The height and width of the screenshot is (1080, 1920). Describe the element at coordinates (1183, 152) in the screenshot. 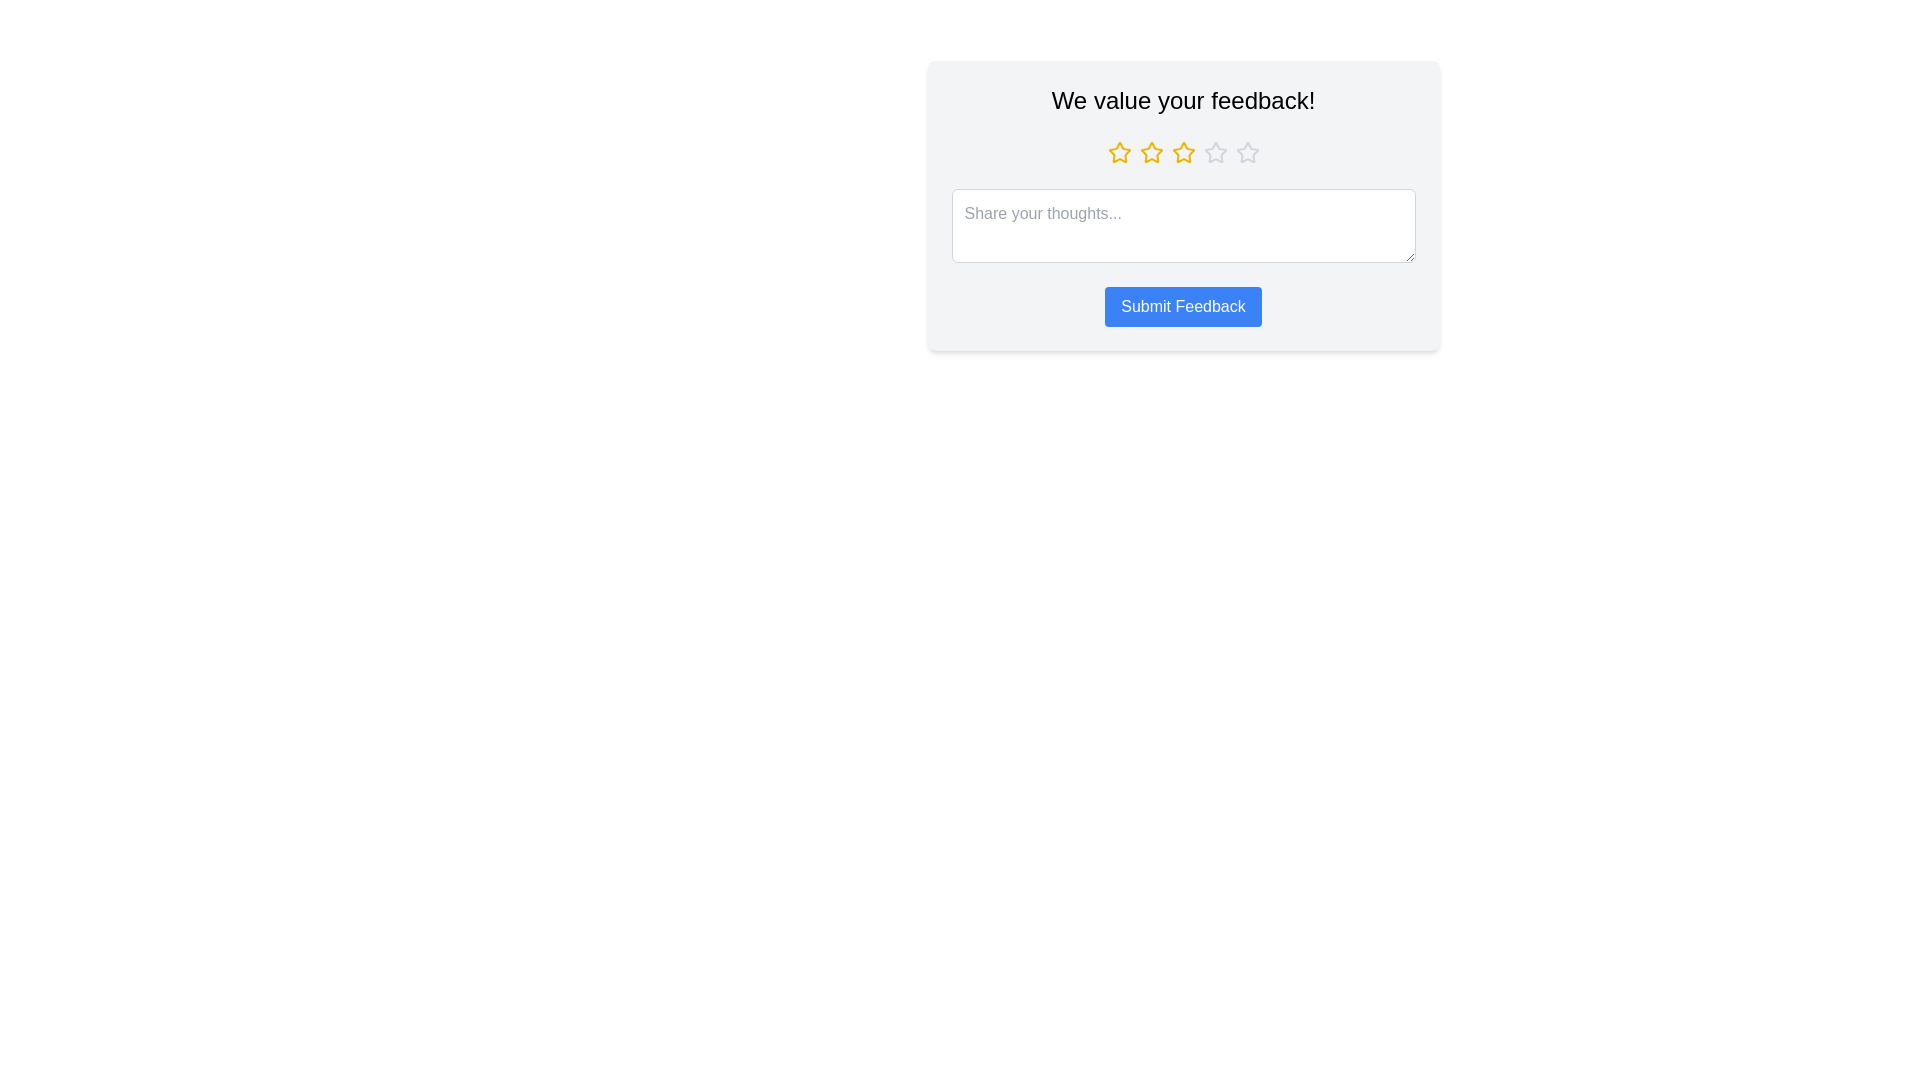

I see `the third star` at that location.